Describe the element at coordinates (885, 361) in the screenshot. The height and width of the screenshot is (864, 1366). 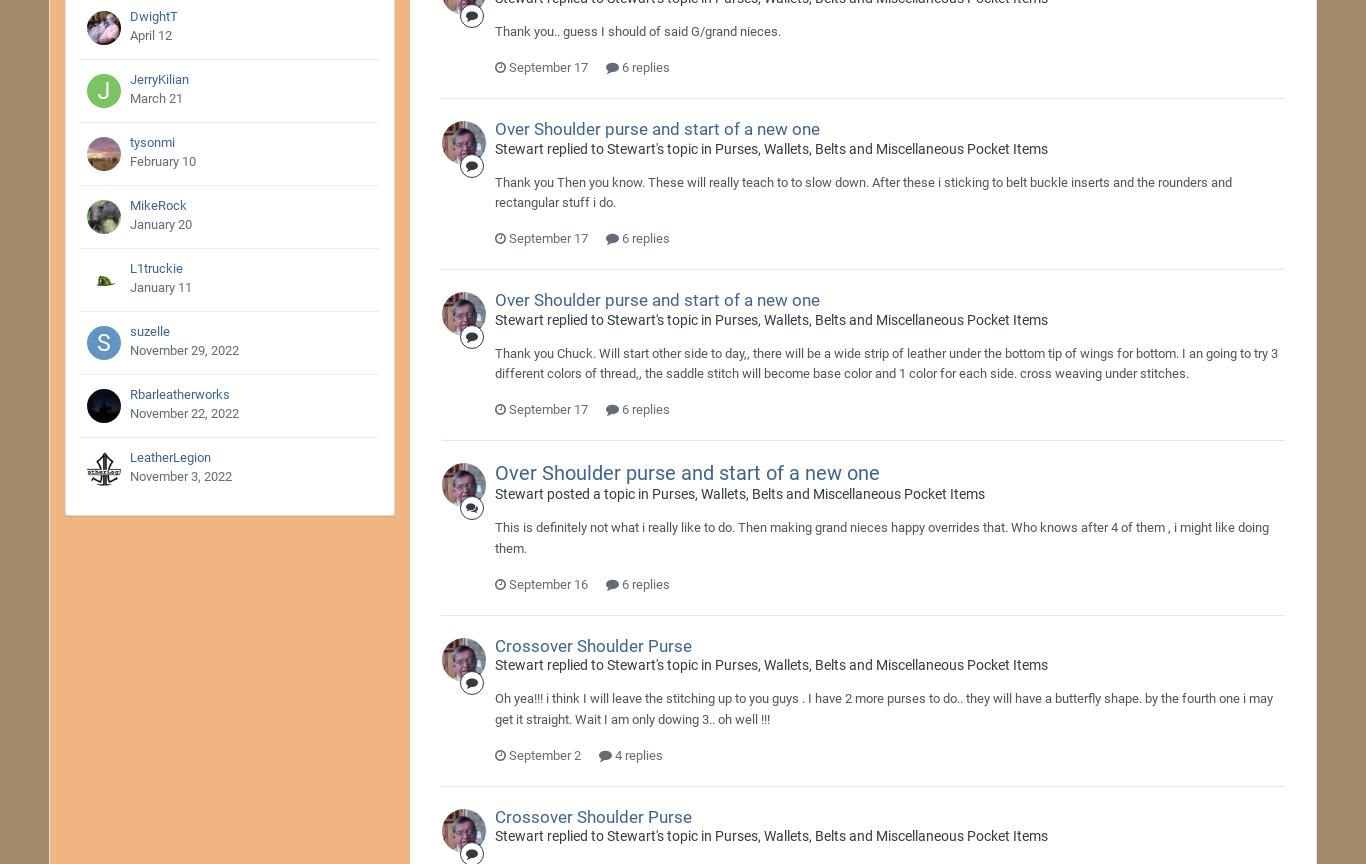
I see `'Thank you Chuck.
 


	  Will start other side to day,, there will be a wide strip of leather under the bottom tip of wings for bottom.
 


	I  an  going to try 3 different colors of thread,, the saddle stitch will become base color
 


	and 1  color  for each side. cross weaving under stitches.'` at that location.